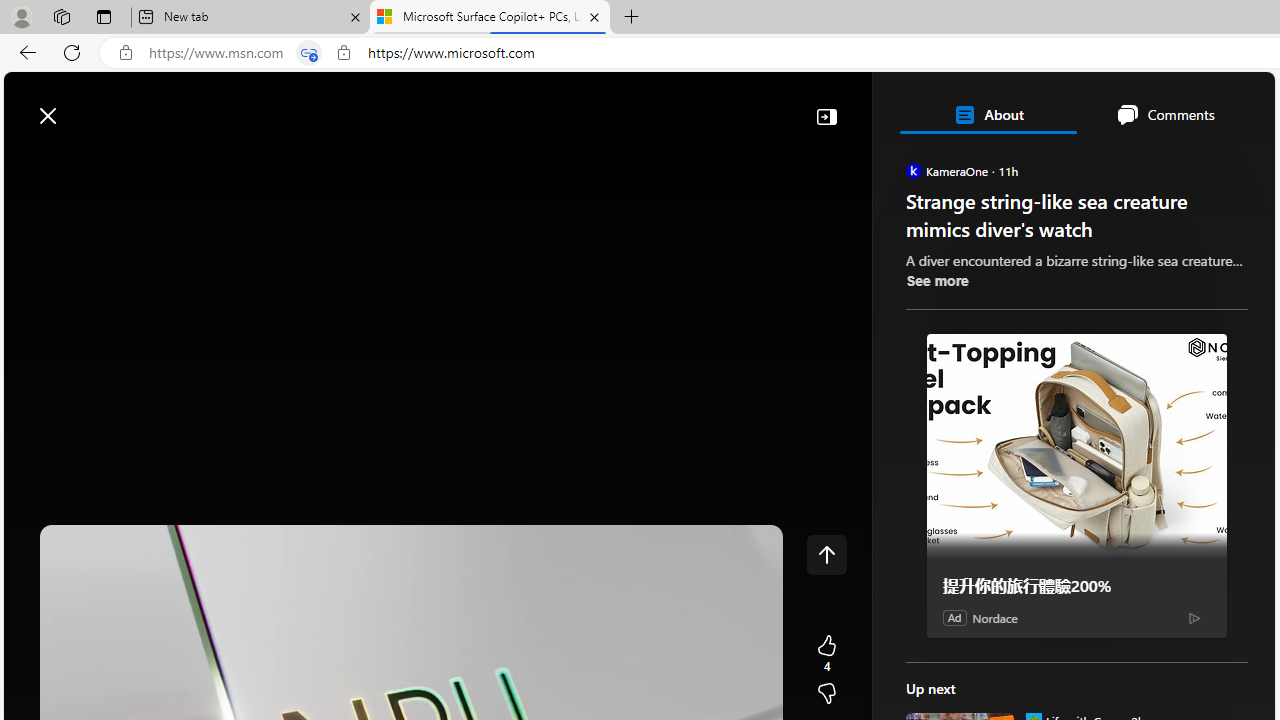  Describe the element at coordinates (826, 115) in the screenshot. I see `'Collapse'` at that location.